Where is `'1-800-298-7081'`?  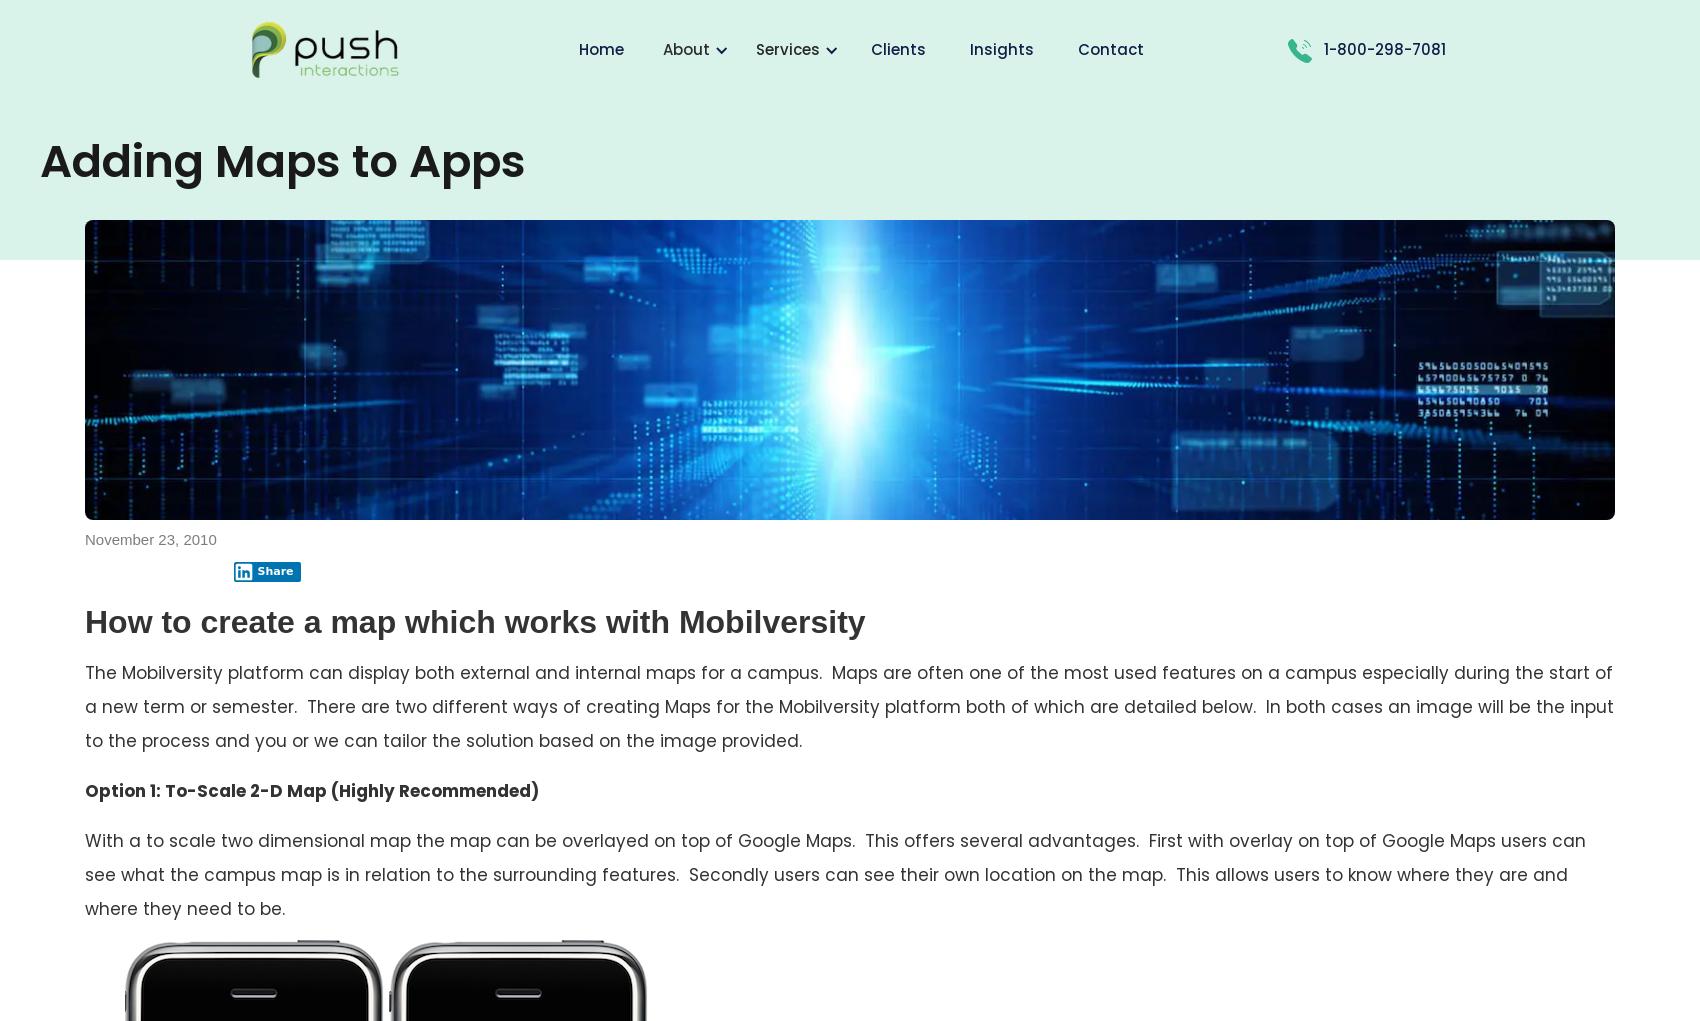
'1-800-298-7081' is located at coordinates (1383, 49).